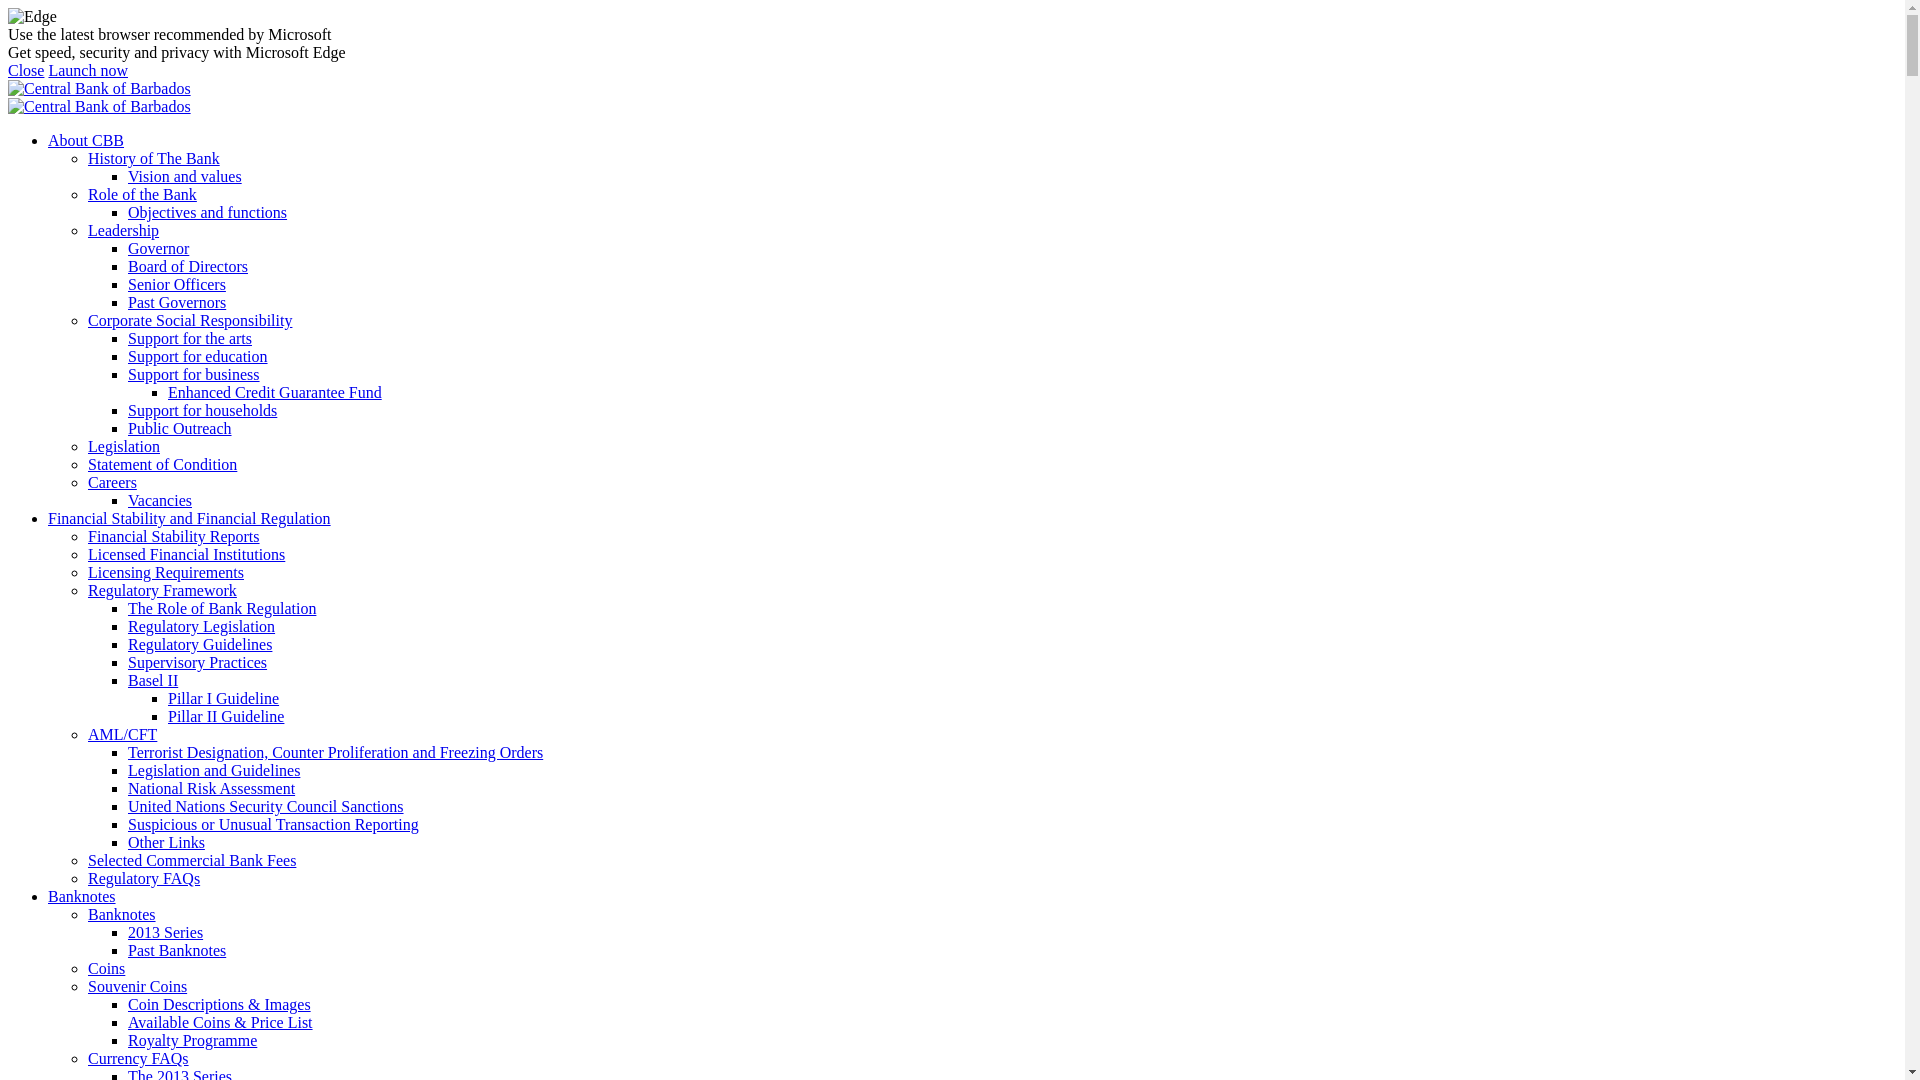  Describe the element at coordinates (173, 535) in the screenshot. I see `'Financial Stability Reports'` at that location.